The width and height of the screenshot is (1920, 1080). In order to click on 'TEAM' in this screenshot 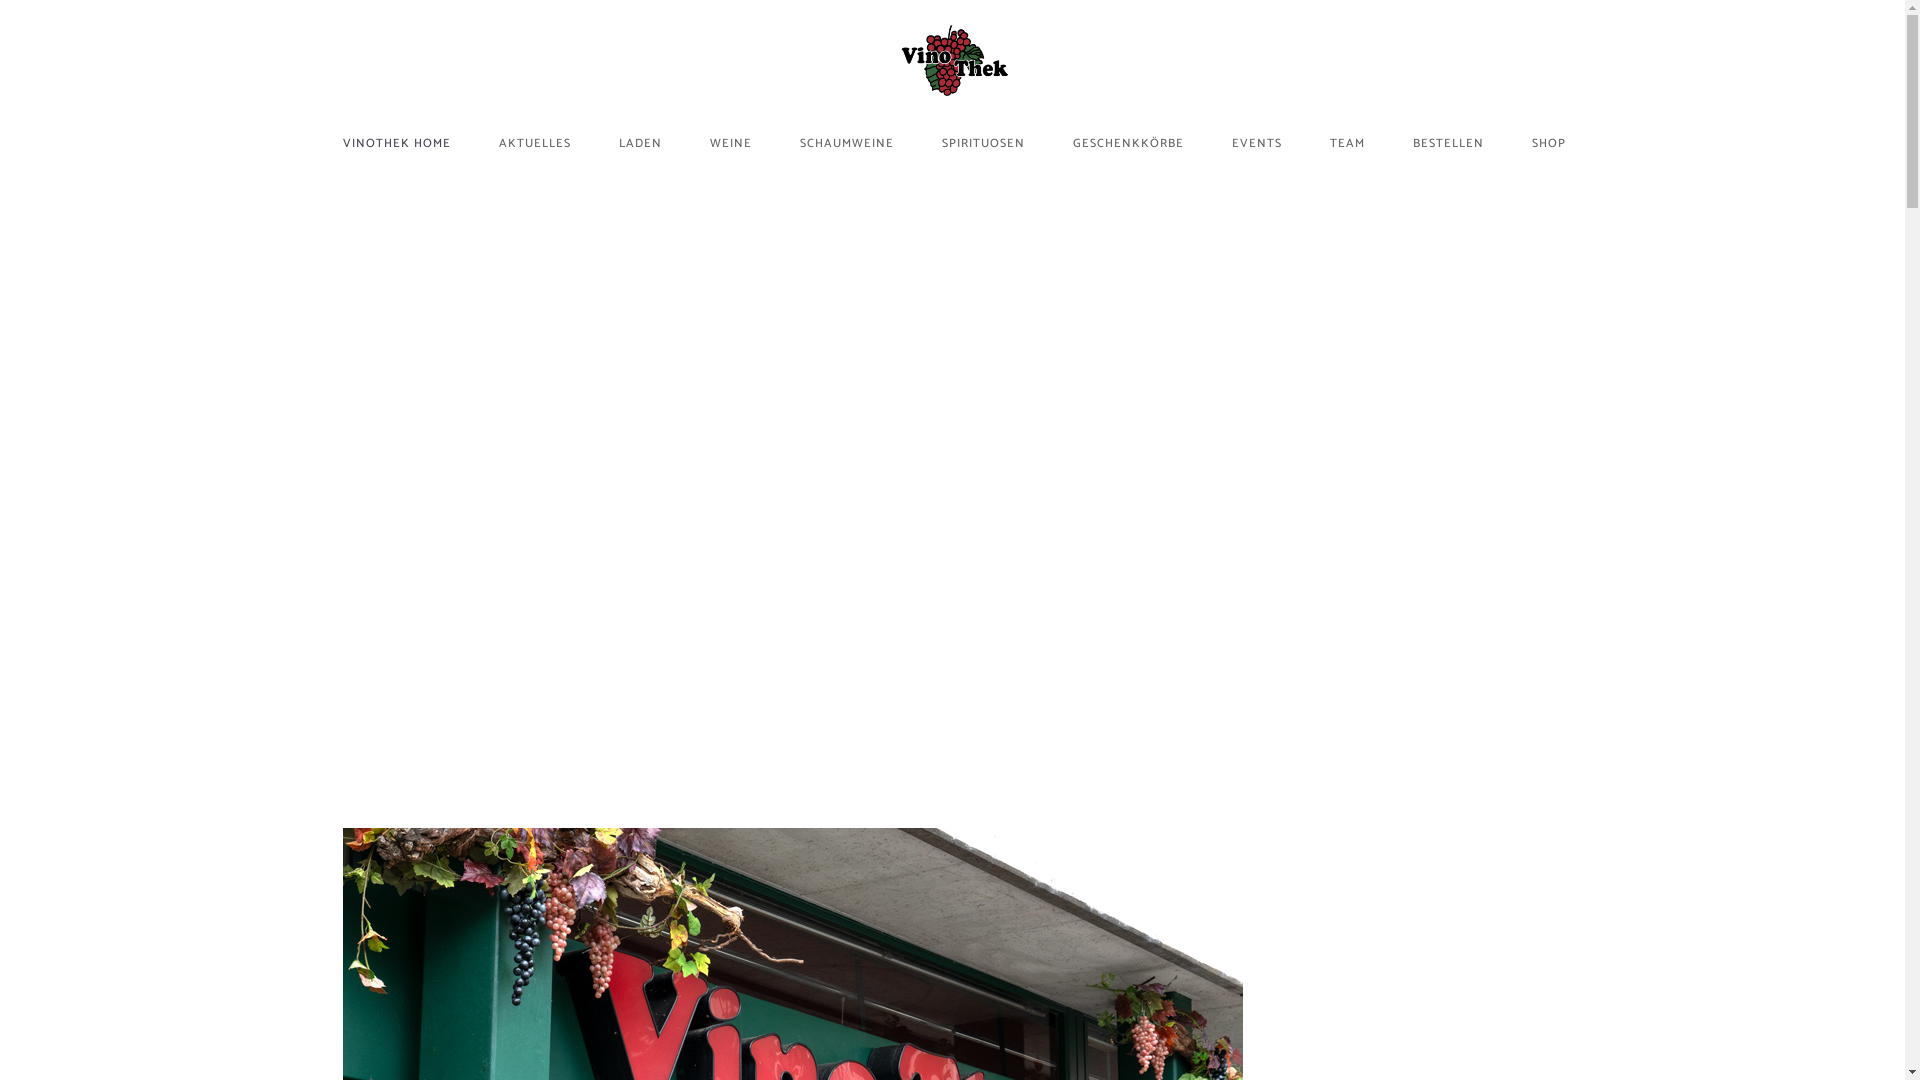, I will do `click(1347, 141)`.